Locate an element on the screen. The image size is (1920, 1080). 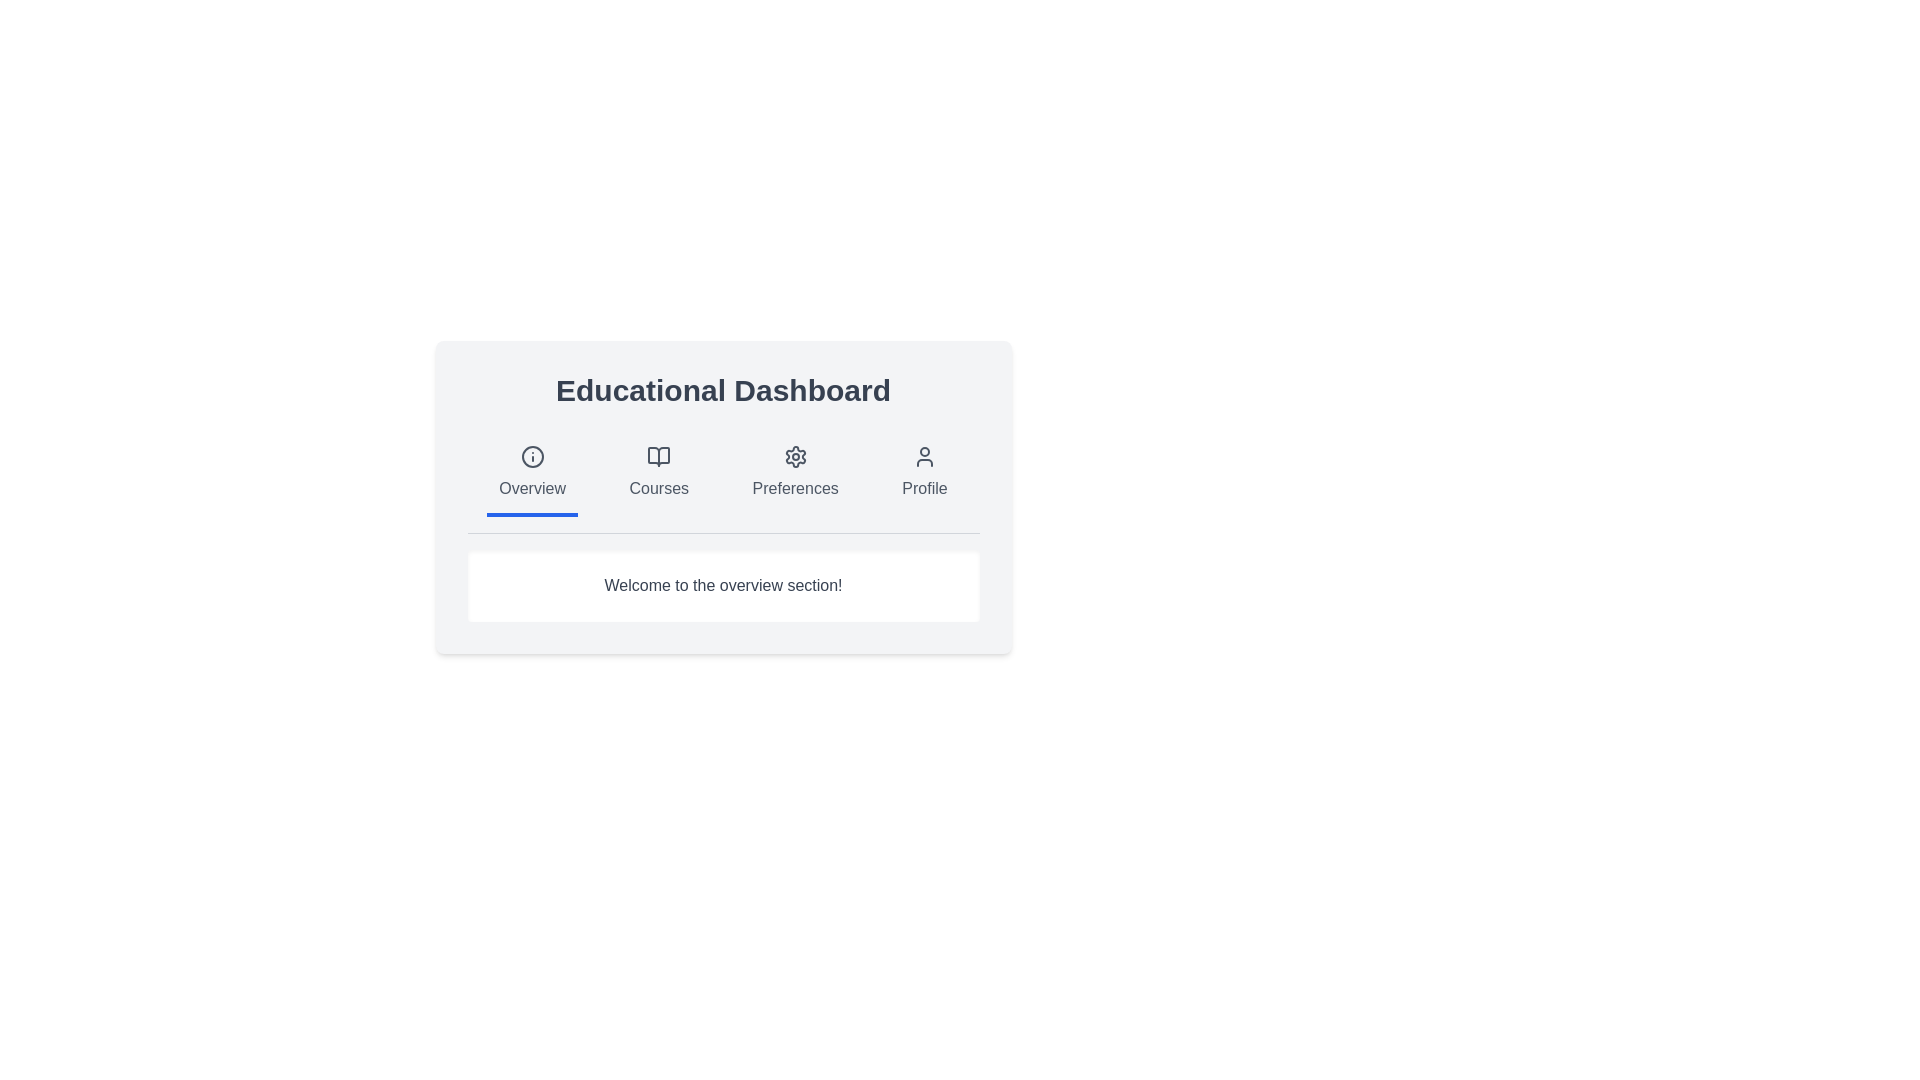
text of the 'Overview' label located in the main navigation options, positioned beneath the information icon is located at coordinates (532, 489).